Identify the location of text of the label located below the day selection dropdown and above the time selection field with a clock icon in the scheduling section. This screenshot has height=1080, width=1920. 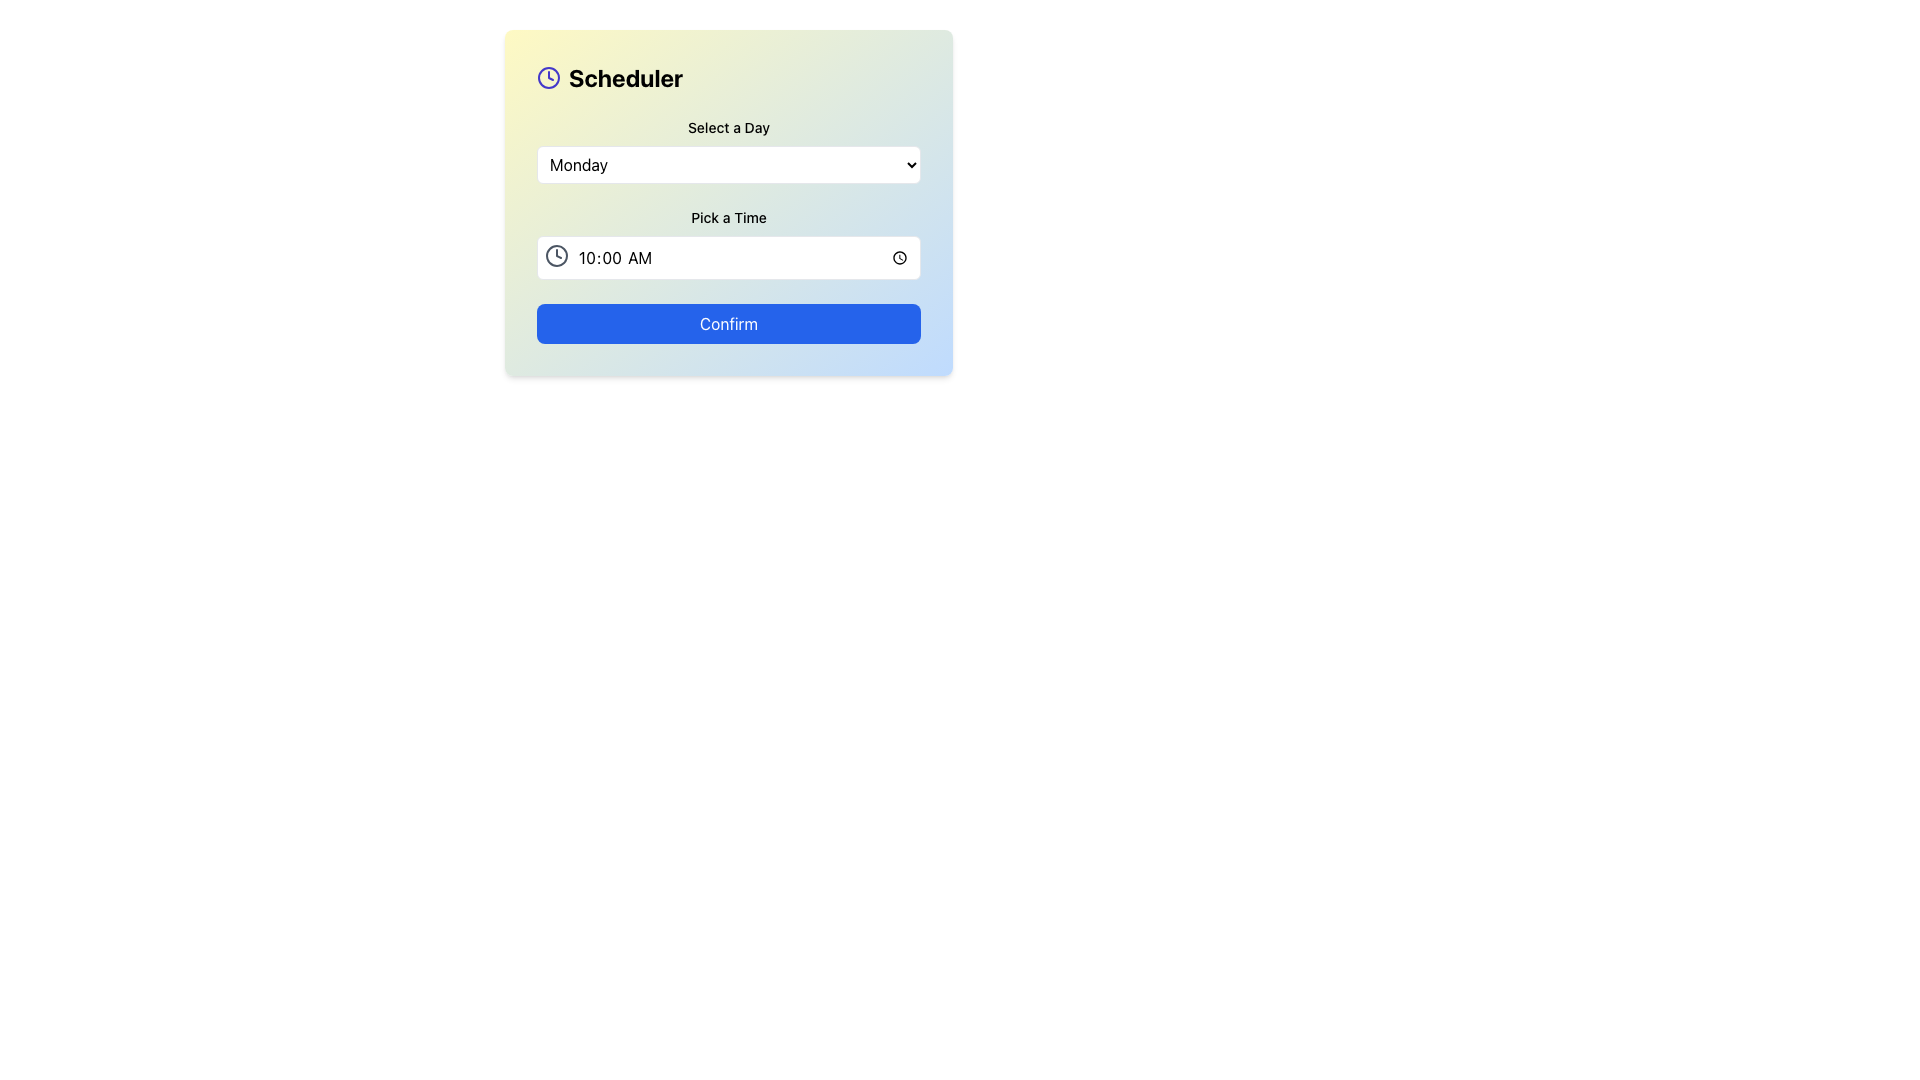
(728, 218).